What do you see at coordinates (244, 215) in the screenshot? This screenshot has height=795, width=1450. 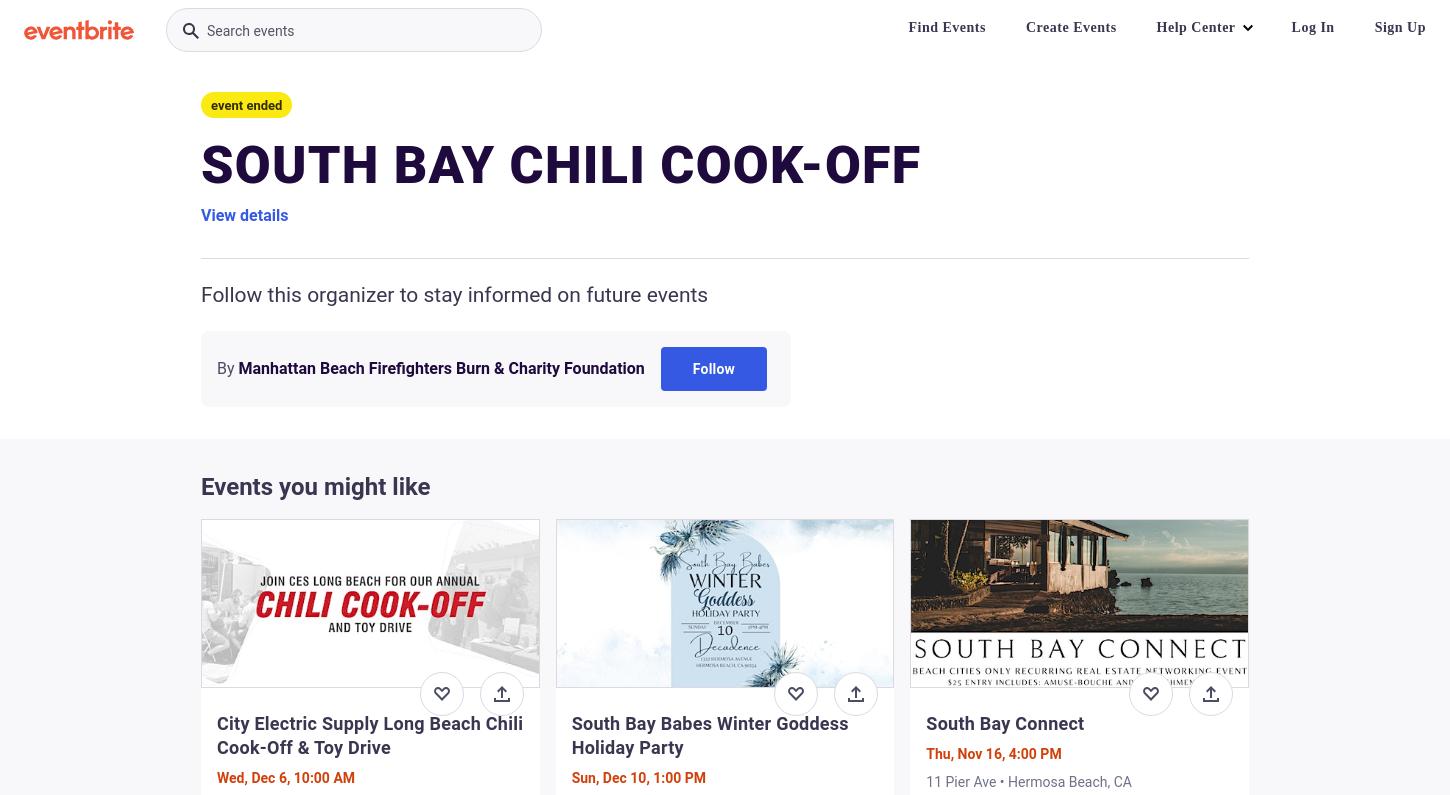 I see `'View details'` at bounding box center [244, 215].